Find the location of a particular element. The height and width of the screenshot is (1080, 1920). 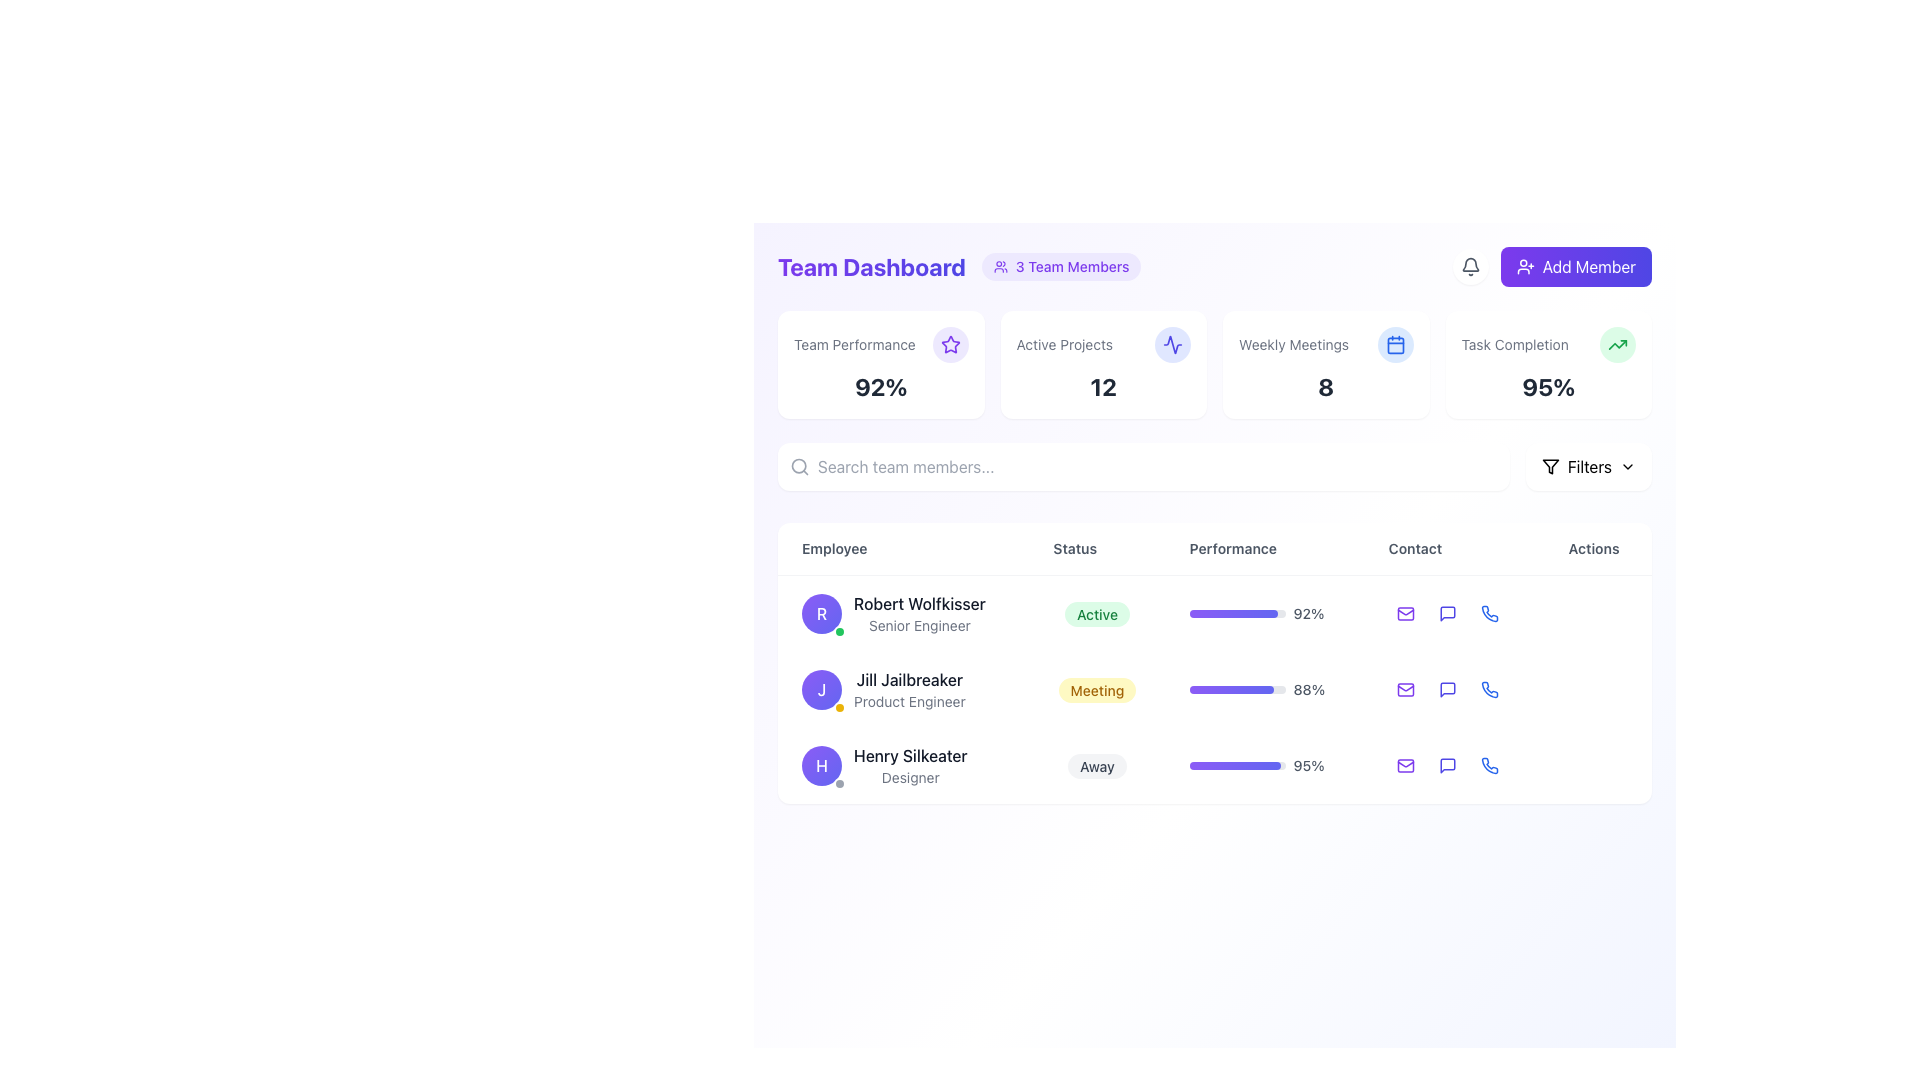

the text label representing the name of the individual in the employee list is located at coordinates (918, 603).